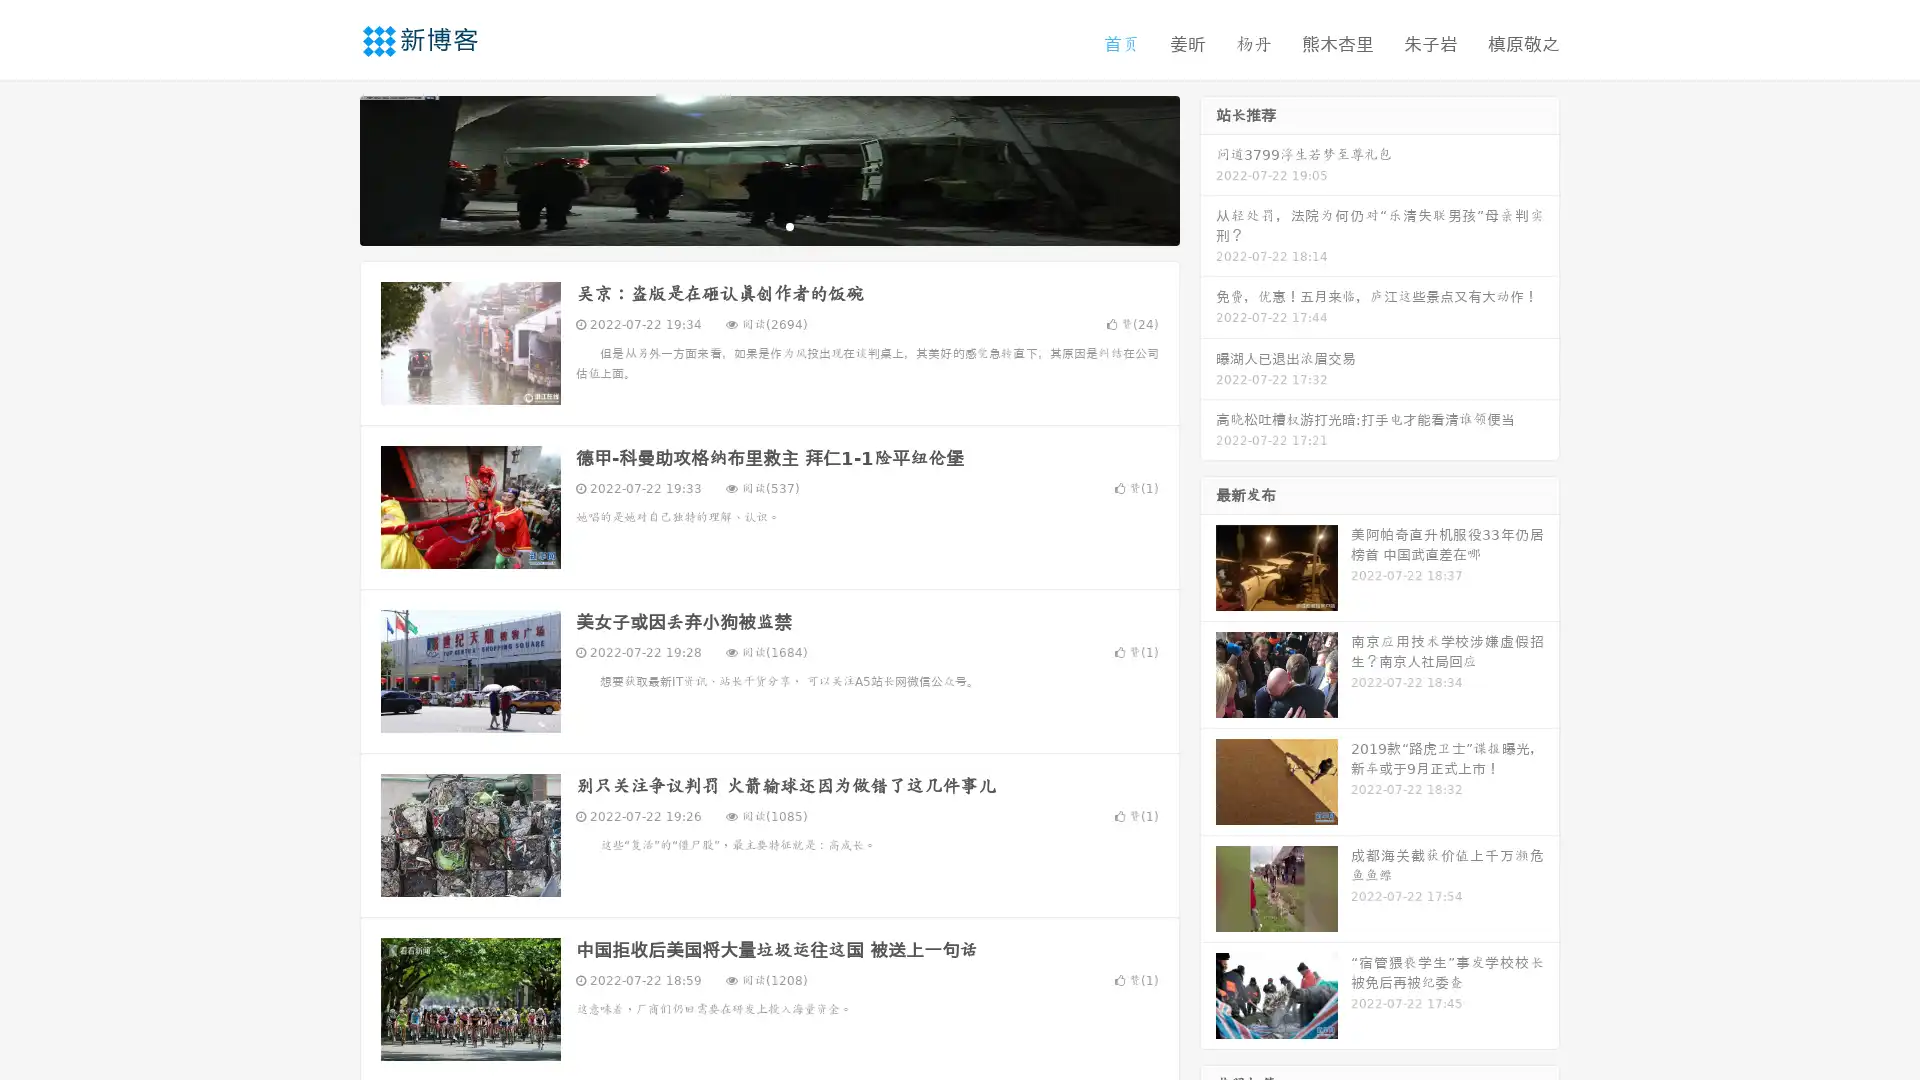 The image size is (1920, 1080). What do you see at coordinates (768, 225) in the screenshot?
I see `Go to slide 2` at bounding box center [768, 225].